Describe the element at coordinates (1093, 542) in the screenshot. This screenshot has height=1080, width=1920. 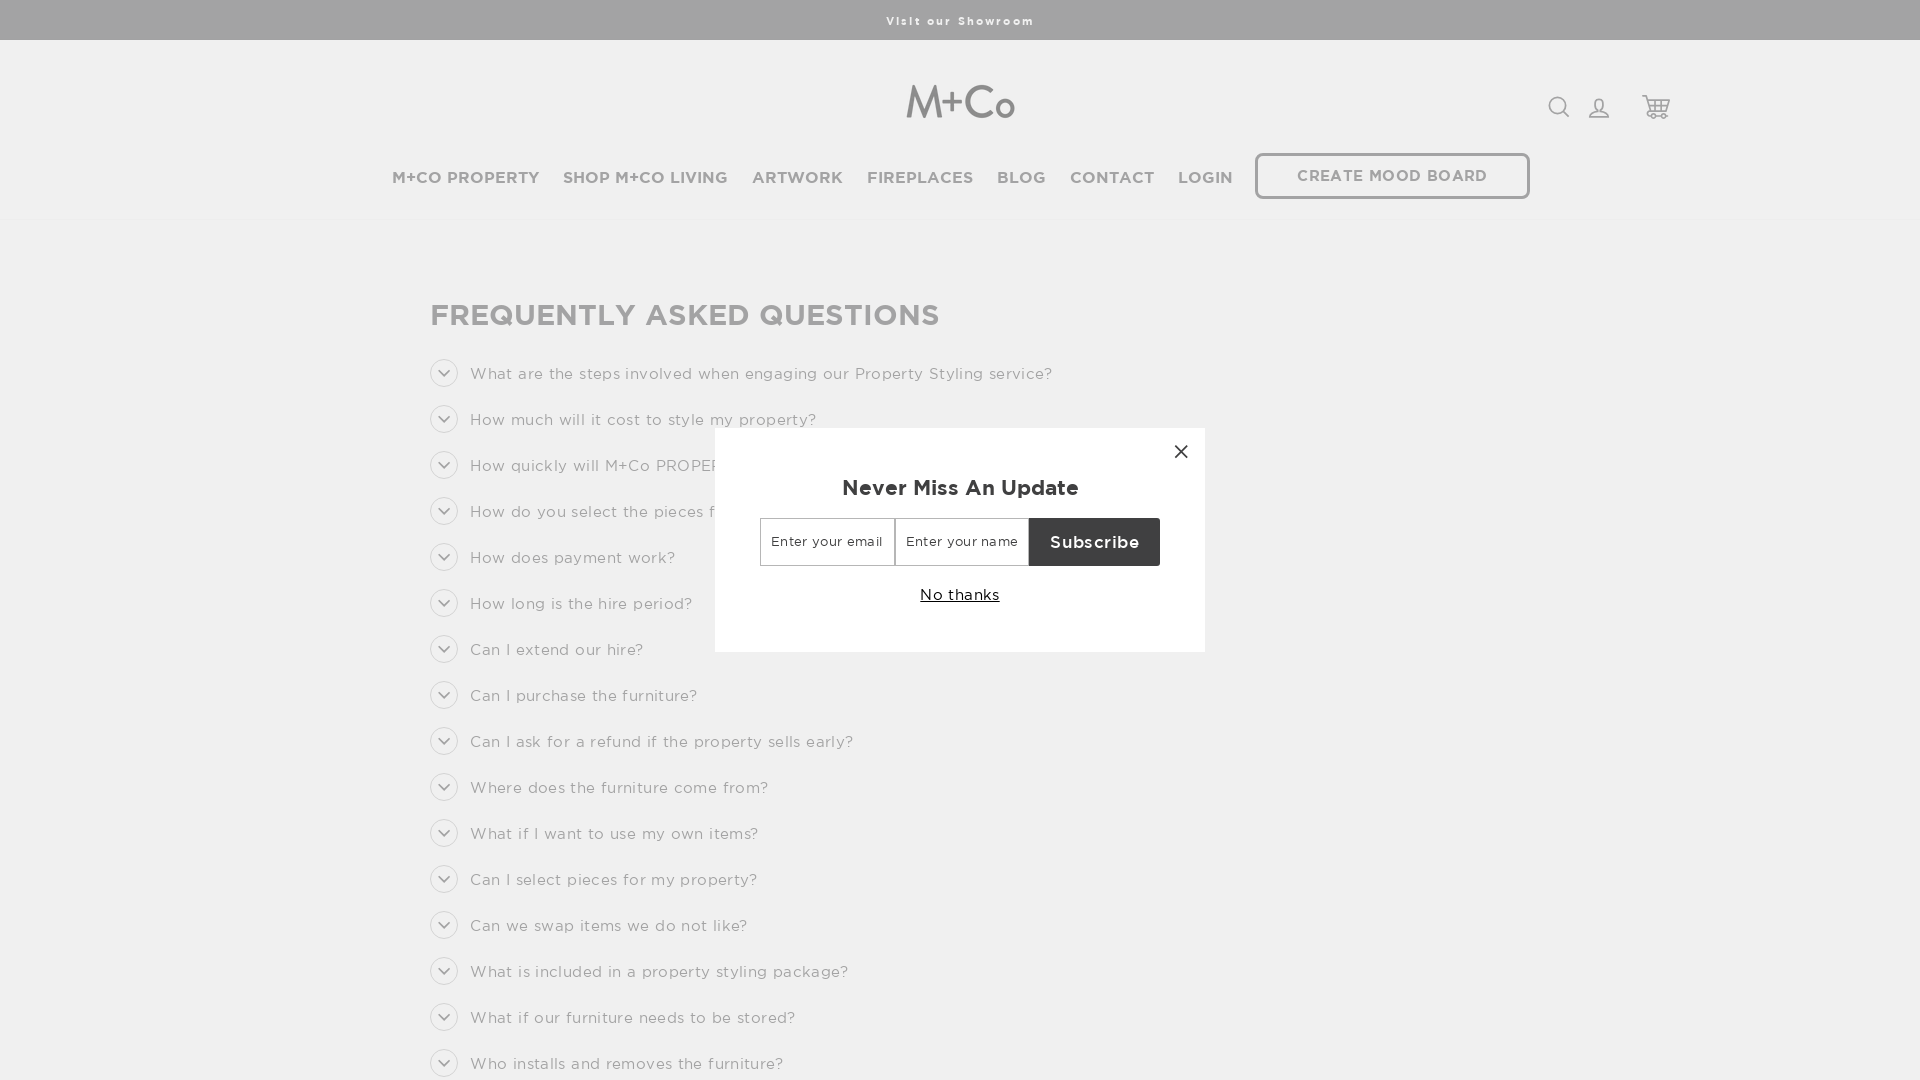
I see `'Subscribe'` at that location.